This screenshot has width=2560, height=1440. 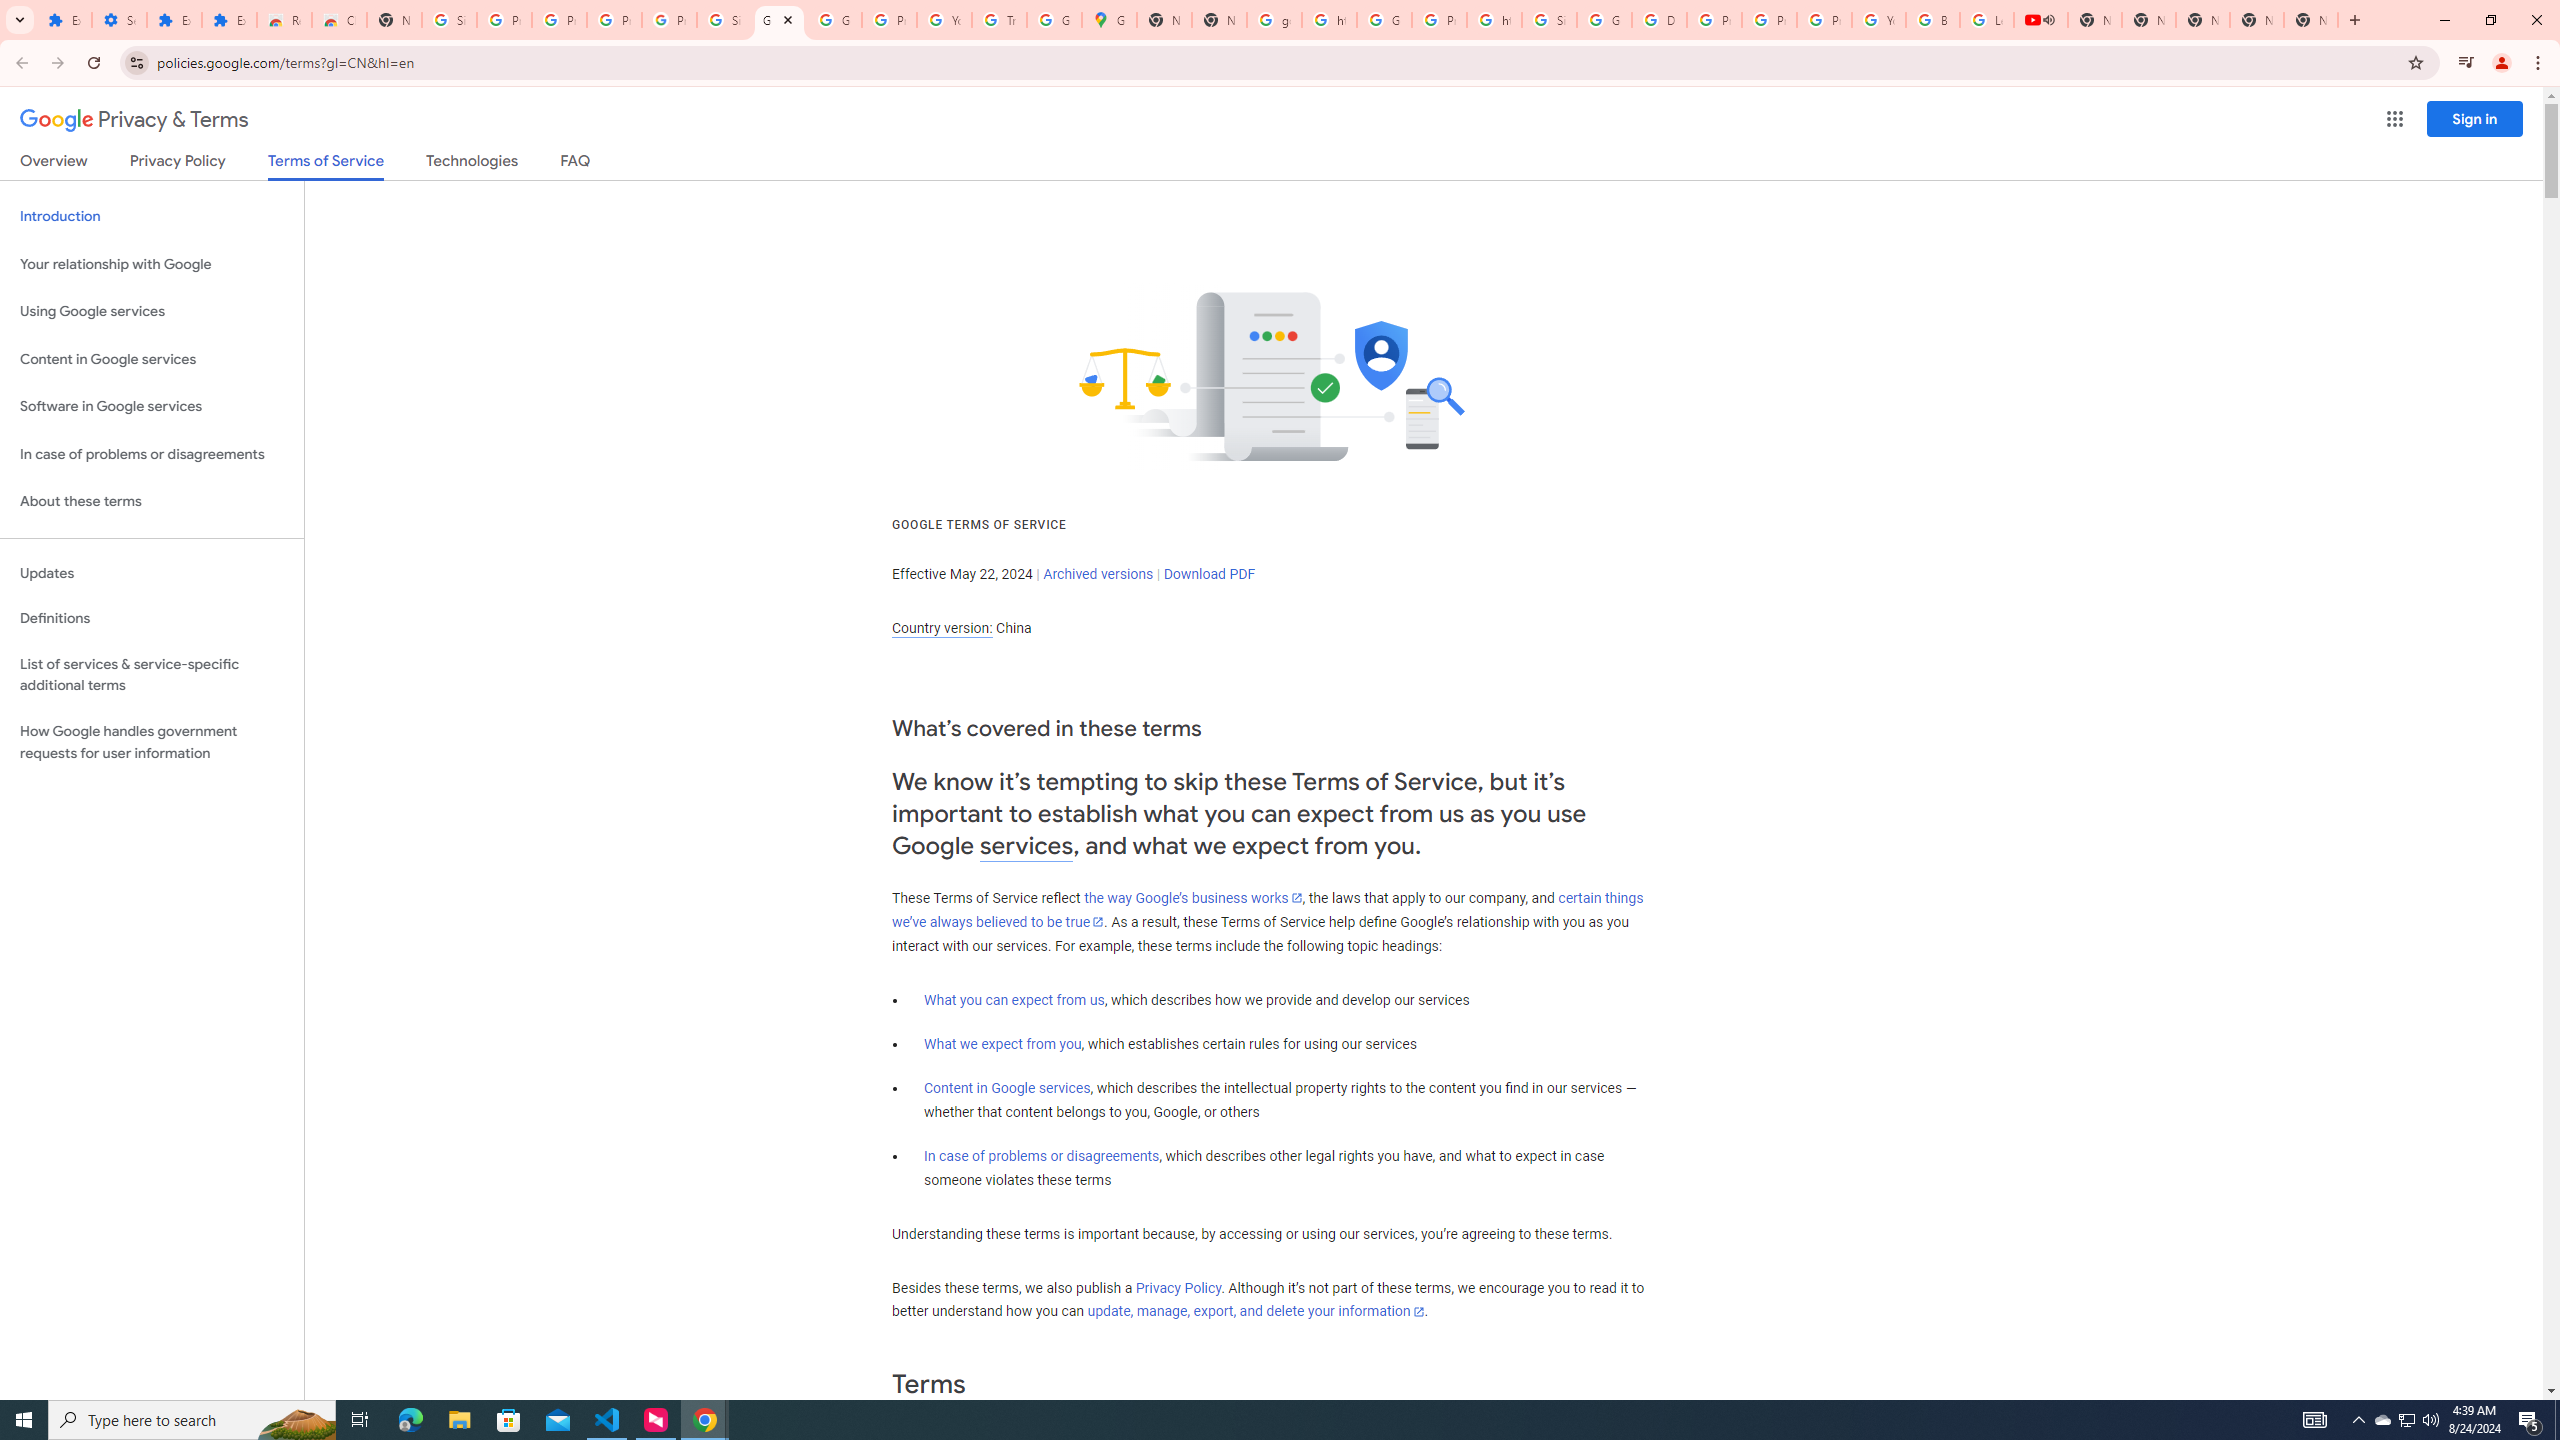 What do you see at coordinates (1015, 999) in the screenshot?
I see `'What you can expect from us'` at bounding box center [1015, 999].